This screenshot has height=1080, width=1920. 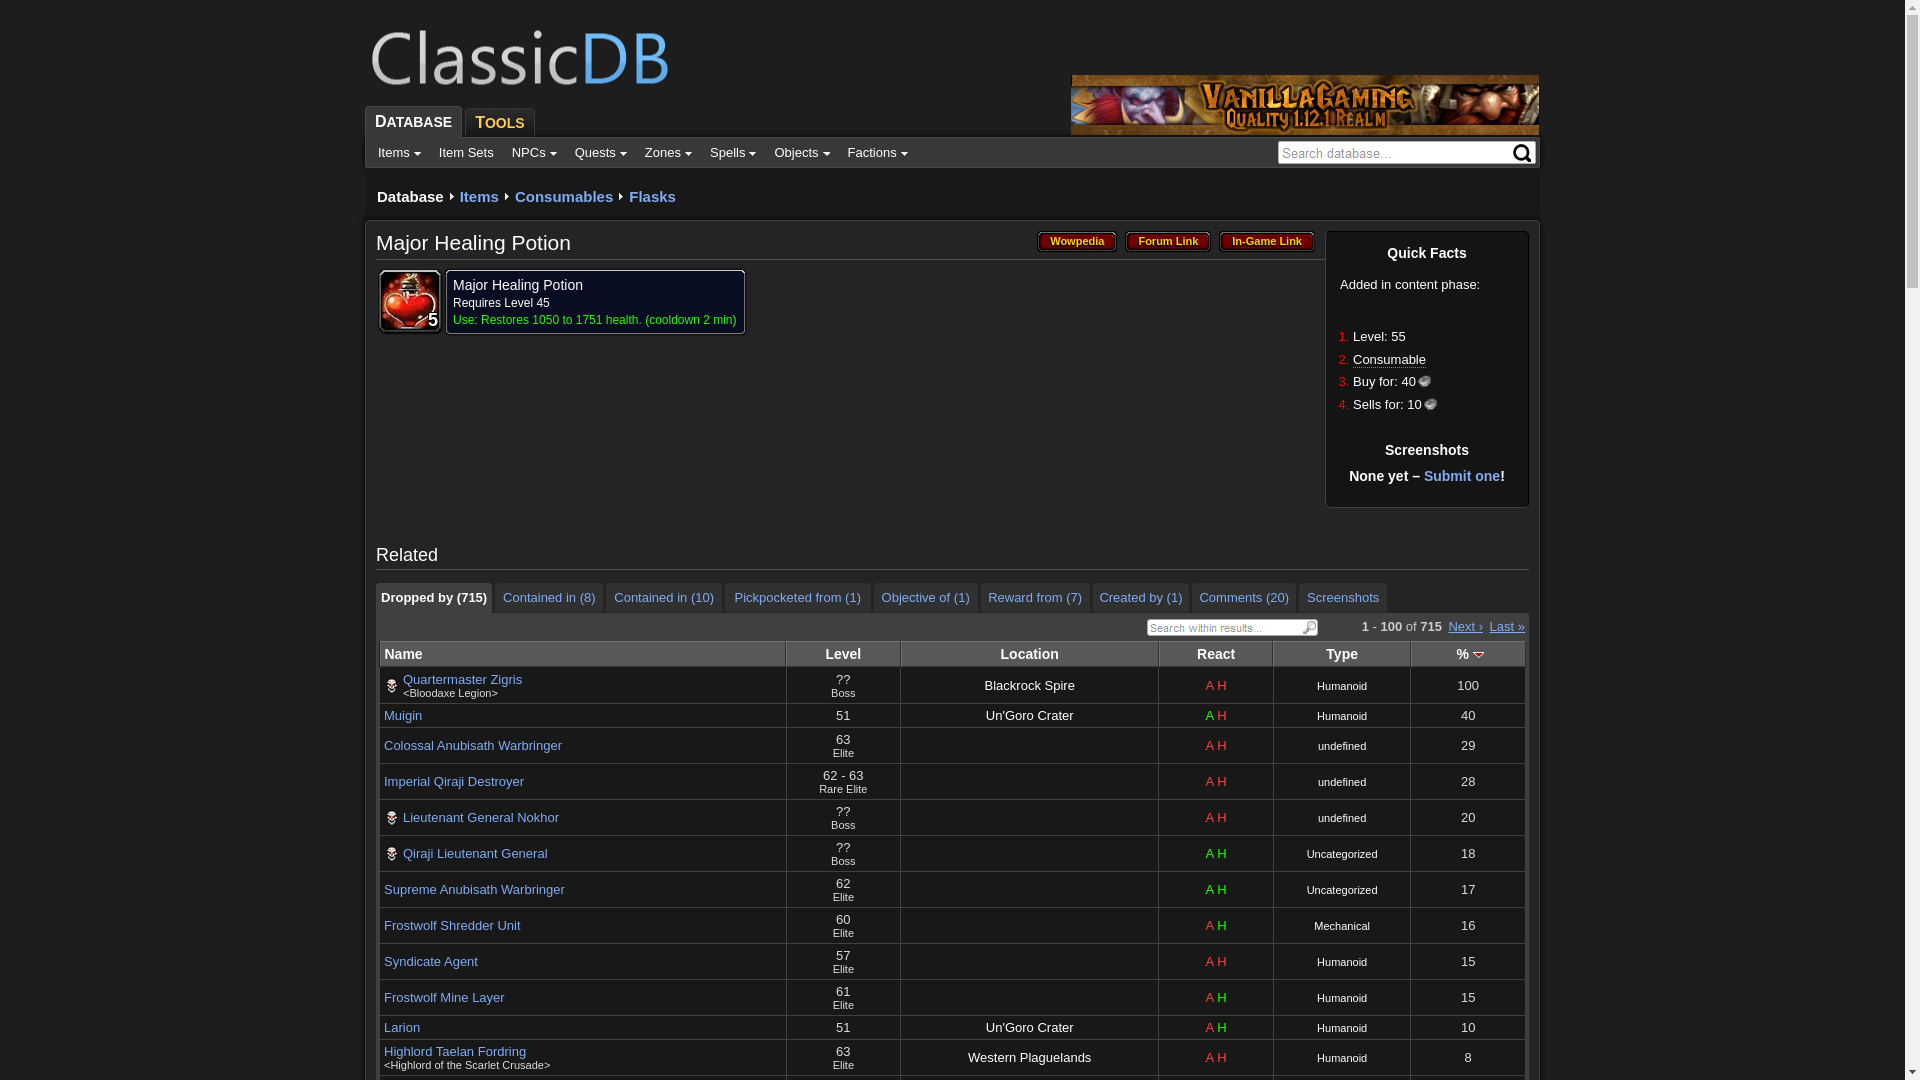 I want to click on 'Restores 1050 to 1751 health.', so click(x=560, y=319).